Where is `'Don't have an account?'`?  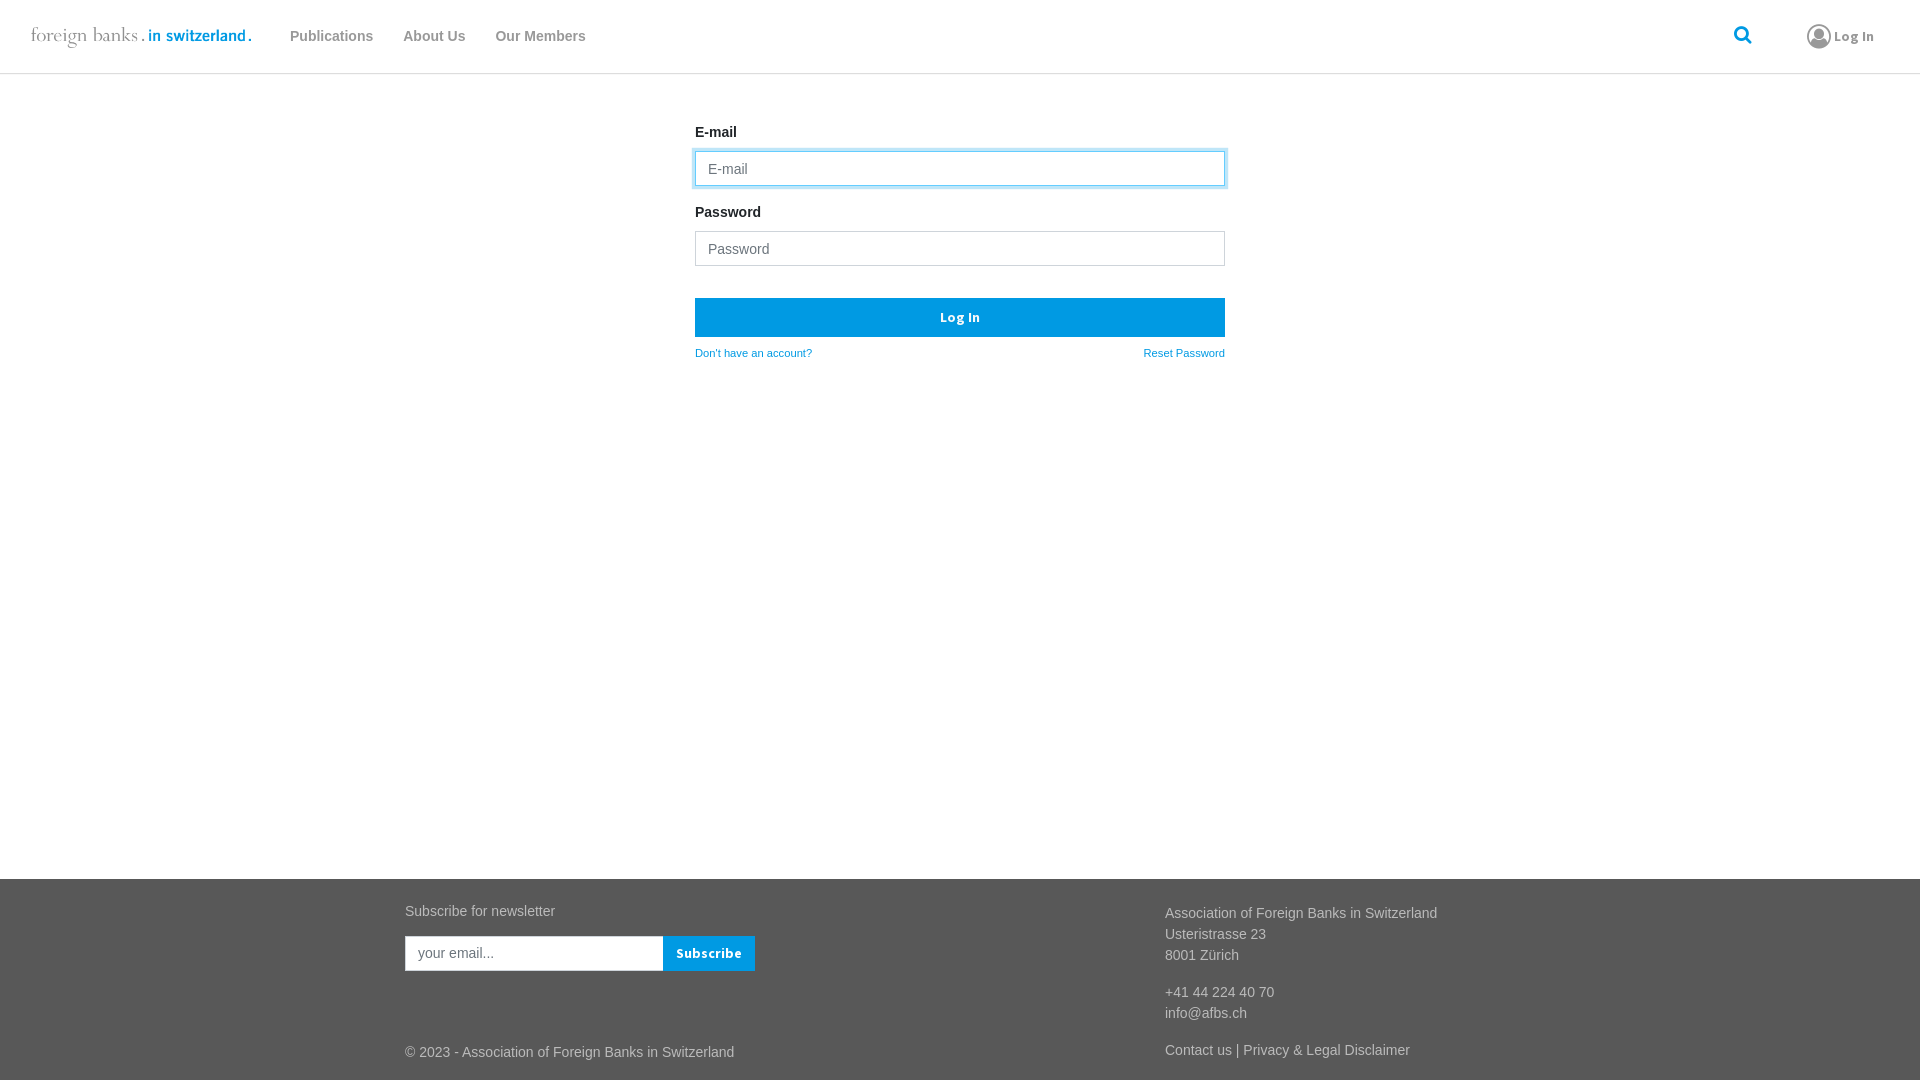
'Don't have an account?' is located at coordinates (752, 352).